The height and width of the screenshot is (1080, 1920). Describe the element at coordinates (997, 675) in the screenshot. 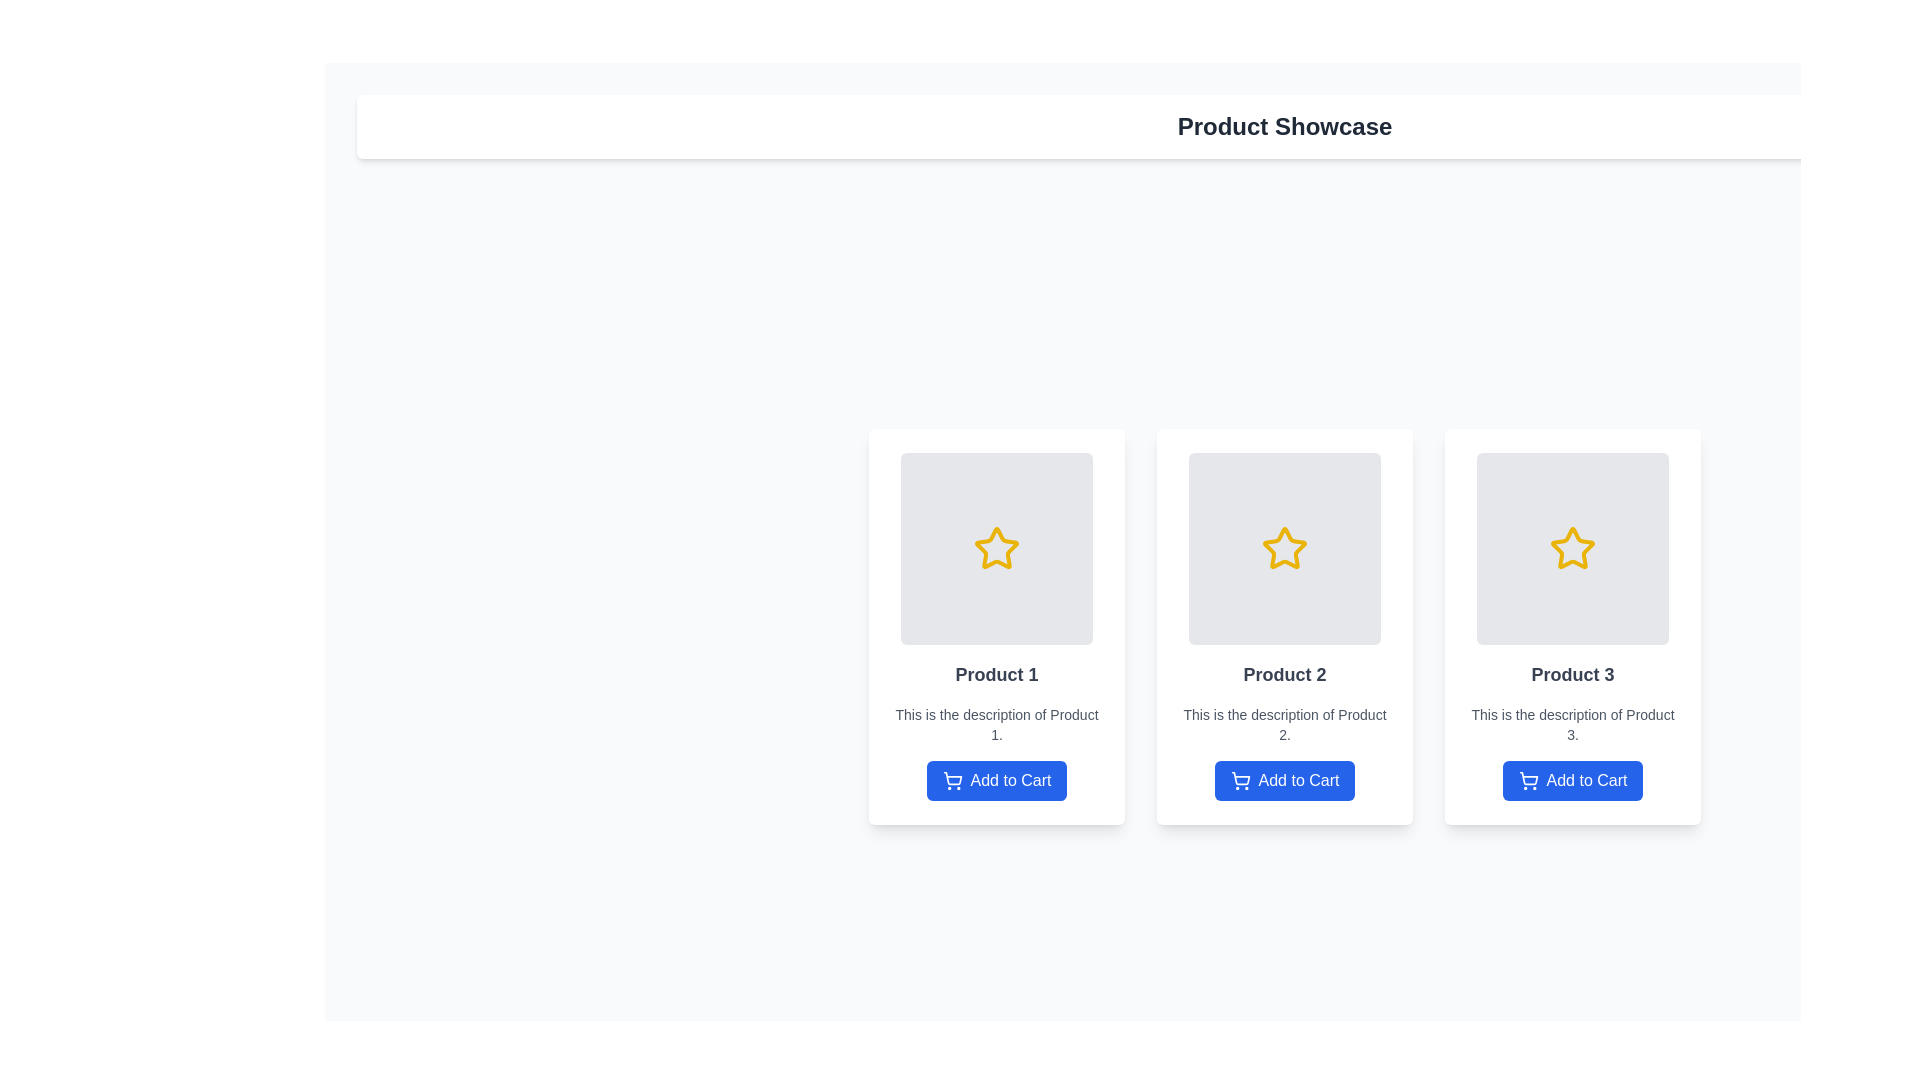

I see `the Static Text Label reading 'Product 1', which is centrally located within the first card of a set of three cards, styled with a larger font and bold gray color` at that location.